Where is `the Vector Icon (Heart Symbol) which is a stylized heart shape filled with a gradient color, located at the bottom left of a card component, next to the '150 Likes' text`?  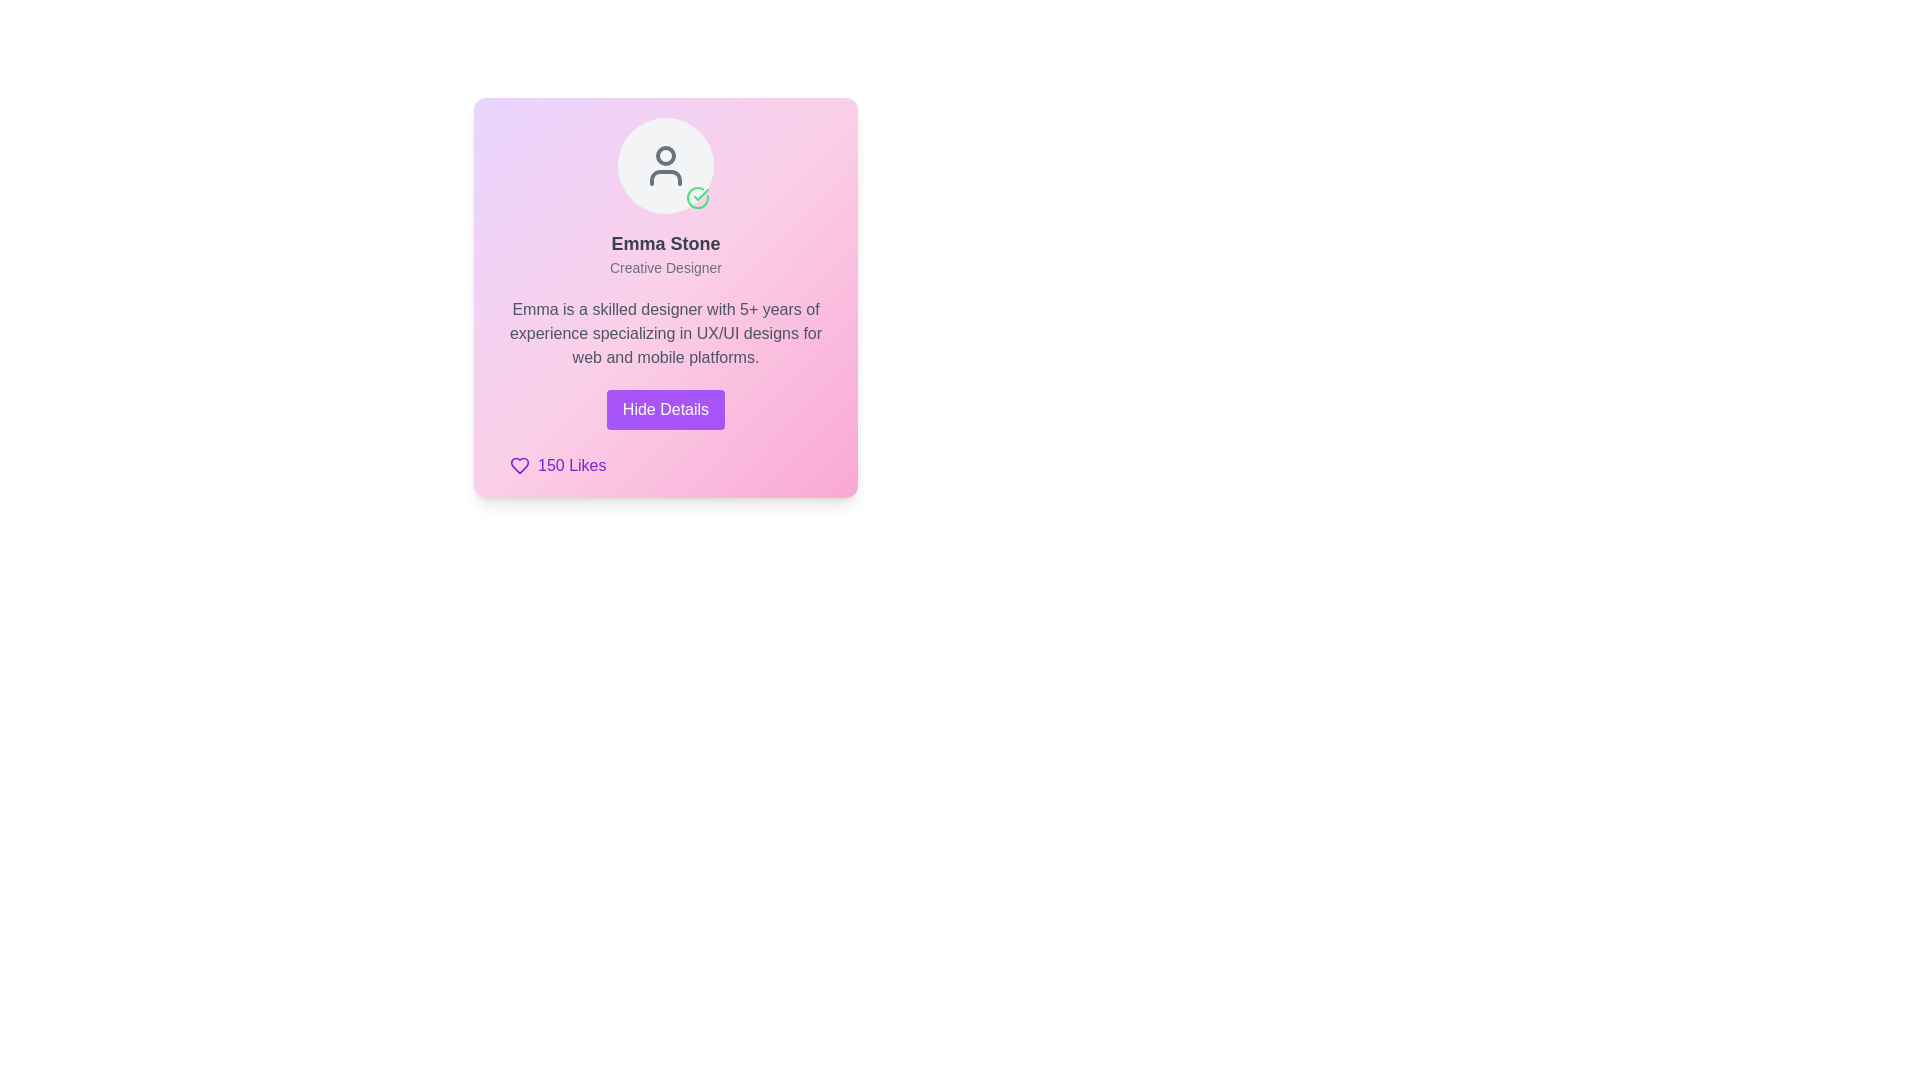 the Vector Icon (Heart Symbol) which is a stylized heart shape filled with a gradient color, located at the bottom left of a card component, next to the '150 Likes' text is located at coordinates (519, 466).